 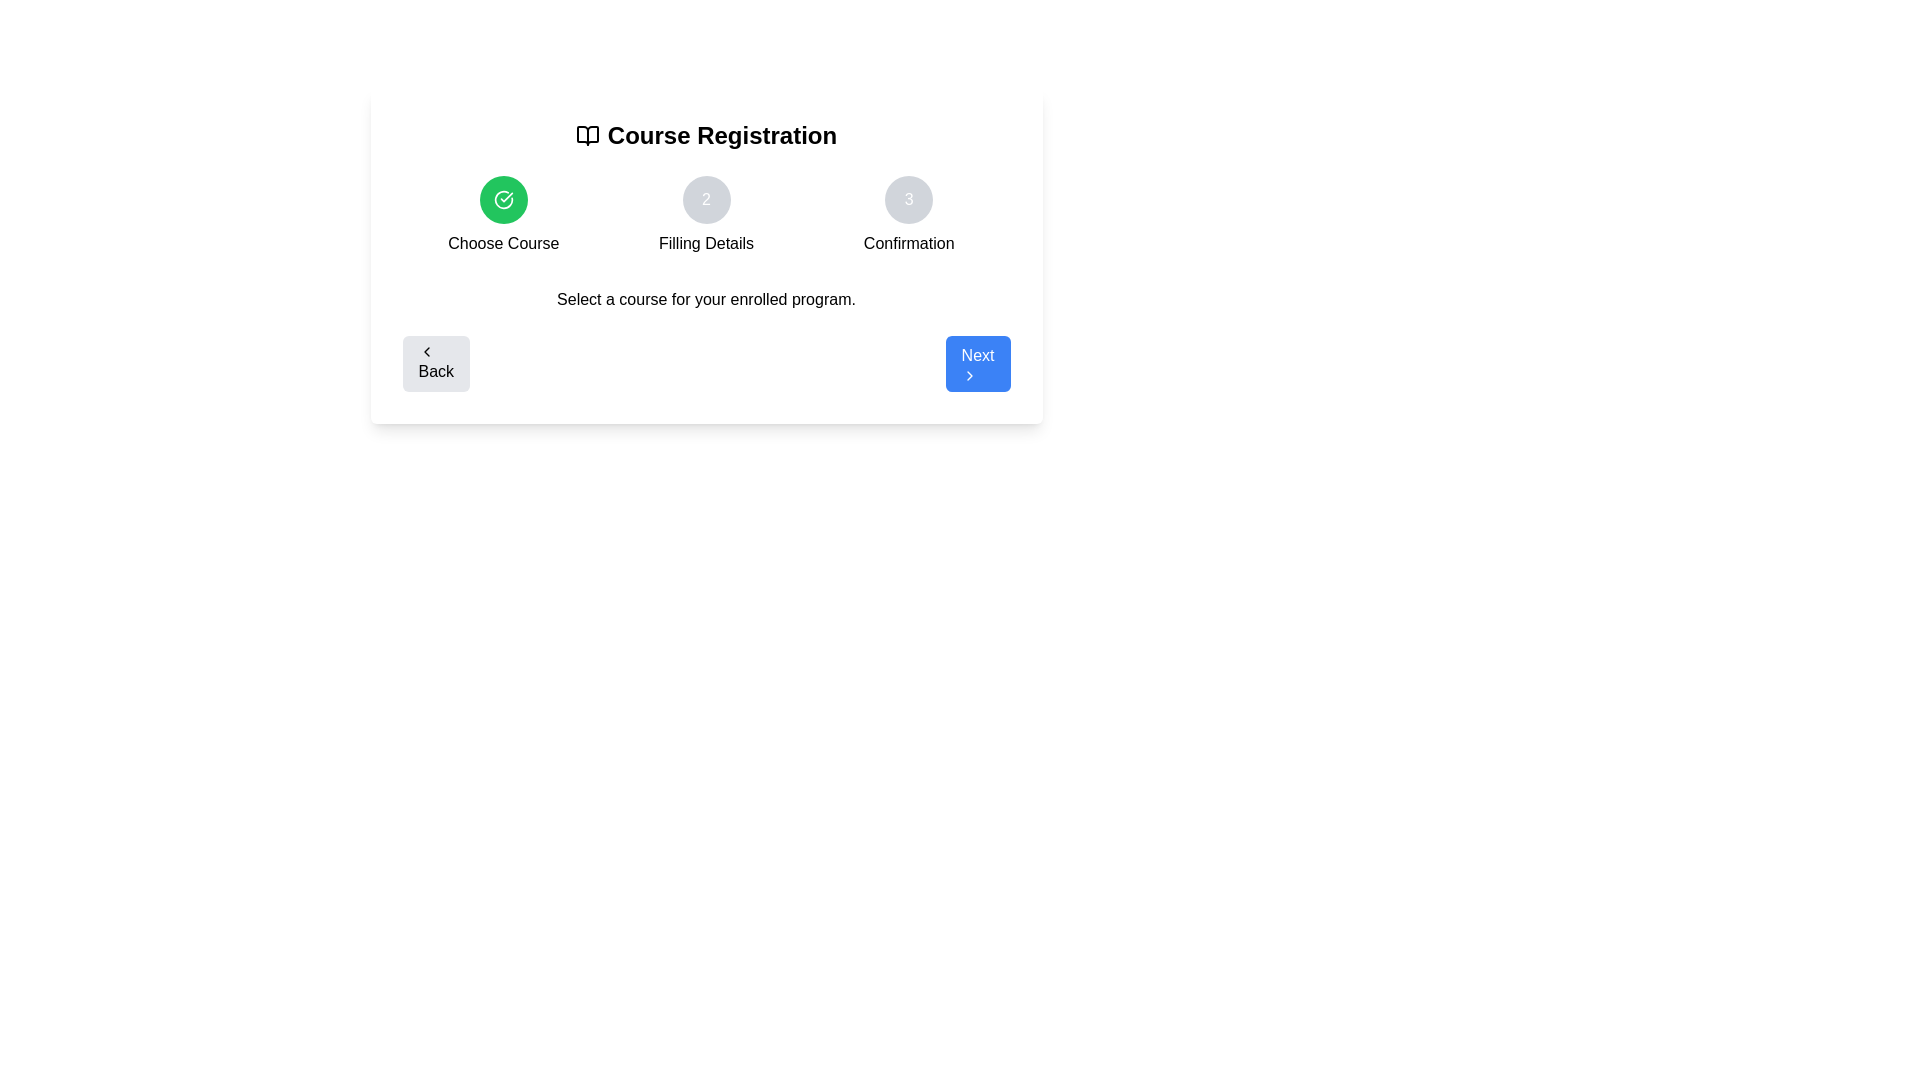 What do you see at coordinates (706, 216) in the screenshot?
I see `the Step Indicator element, which features a circular icon with the number '2' and the label 'Filling Details' below it, indicating the second step in the process` at bounding box center [706, 216].